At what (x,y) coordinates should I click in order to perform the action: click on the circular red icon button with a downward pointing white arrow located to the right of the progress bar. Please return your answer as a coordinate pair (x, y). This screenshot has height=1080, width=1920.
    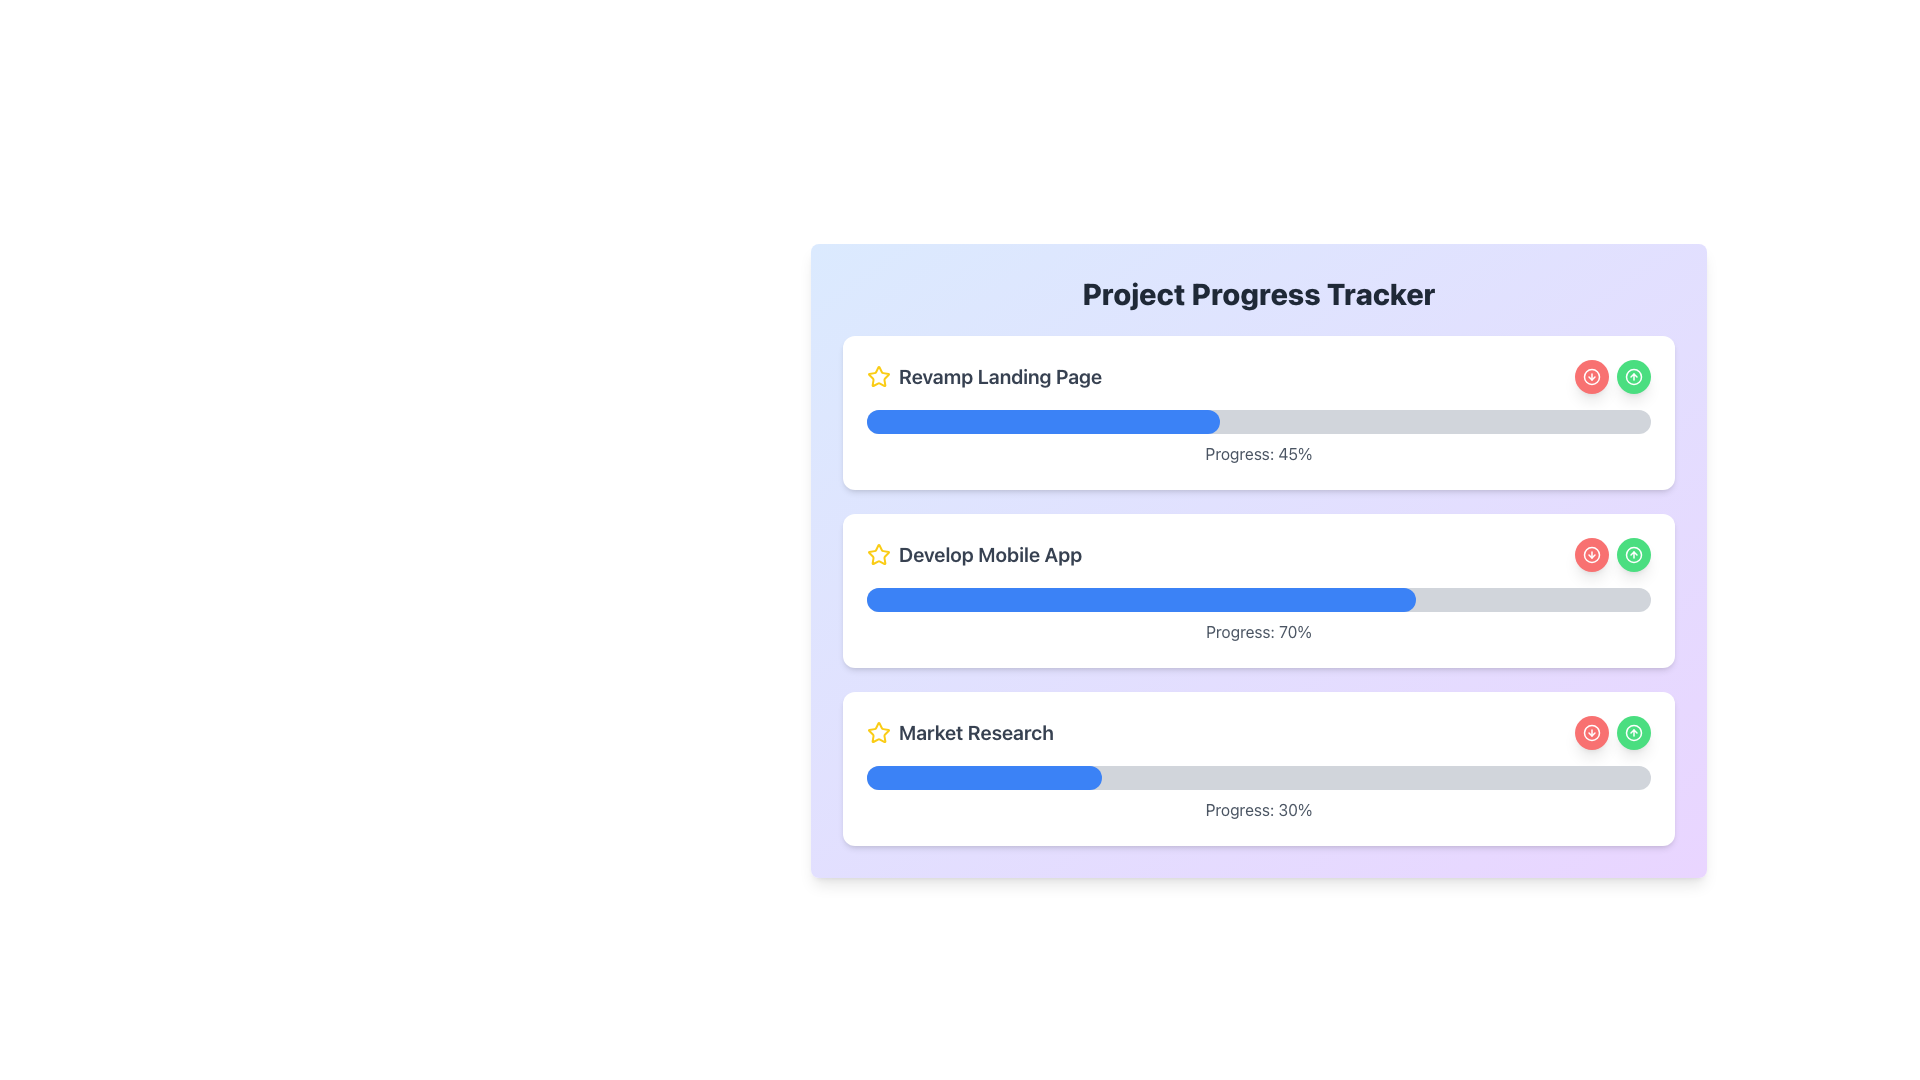
    Looking at the image, I should click on (1591, 555).